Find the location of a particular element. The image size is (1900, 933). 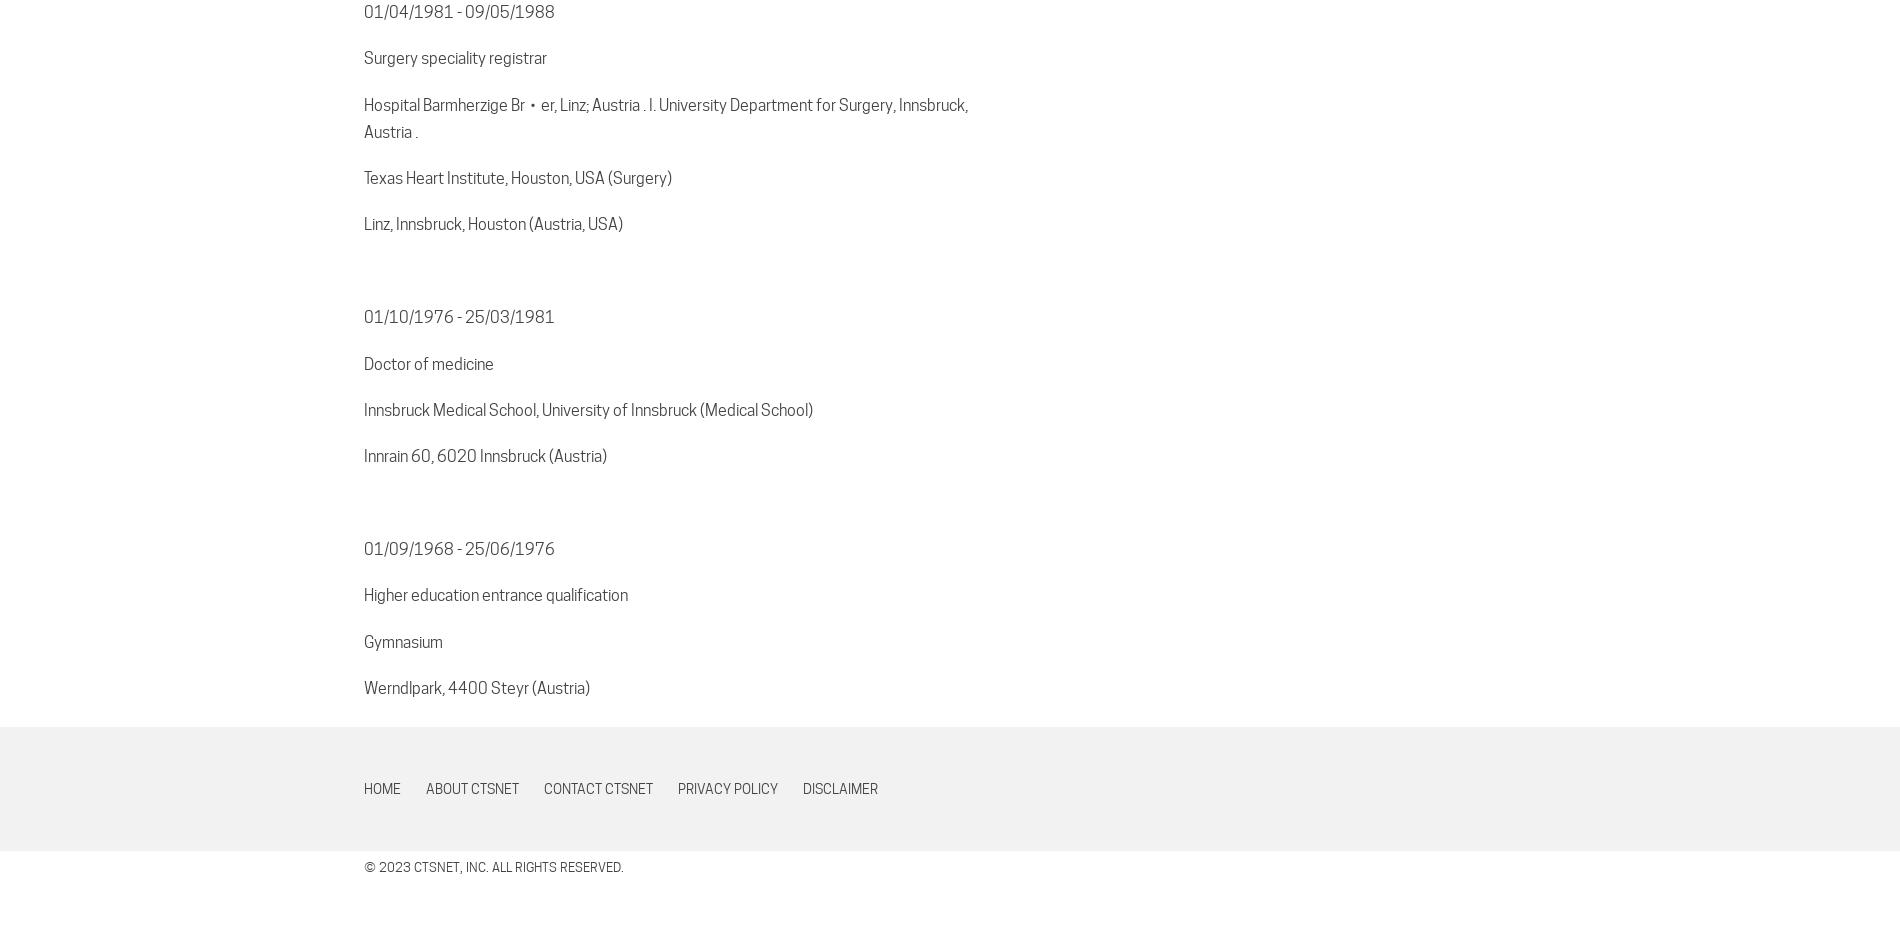

'Gymnasium' is located at coordinates (402, 640).